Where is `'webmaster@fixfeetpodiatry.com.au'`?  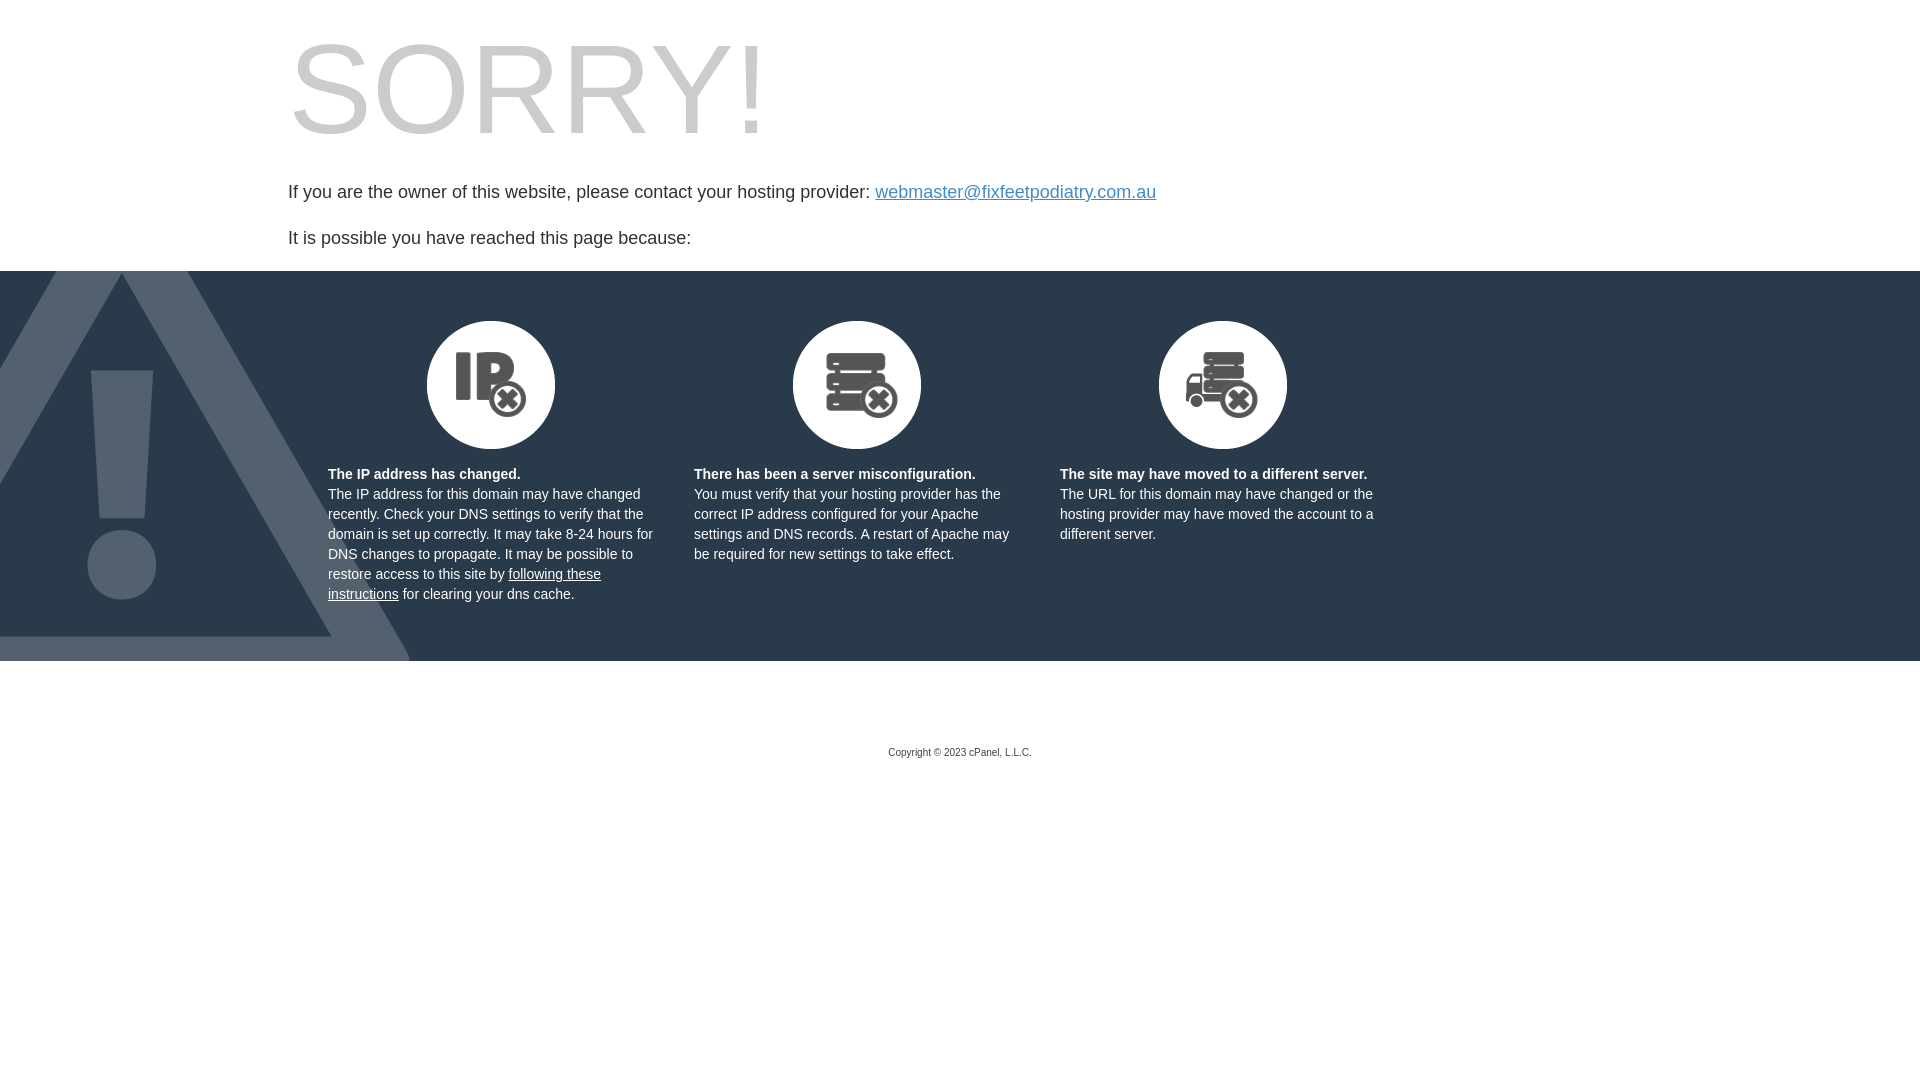
'webmaster@fixfeetpodiatry.com.au' is located at coordinates (1015, 192).